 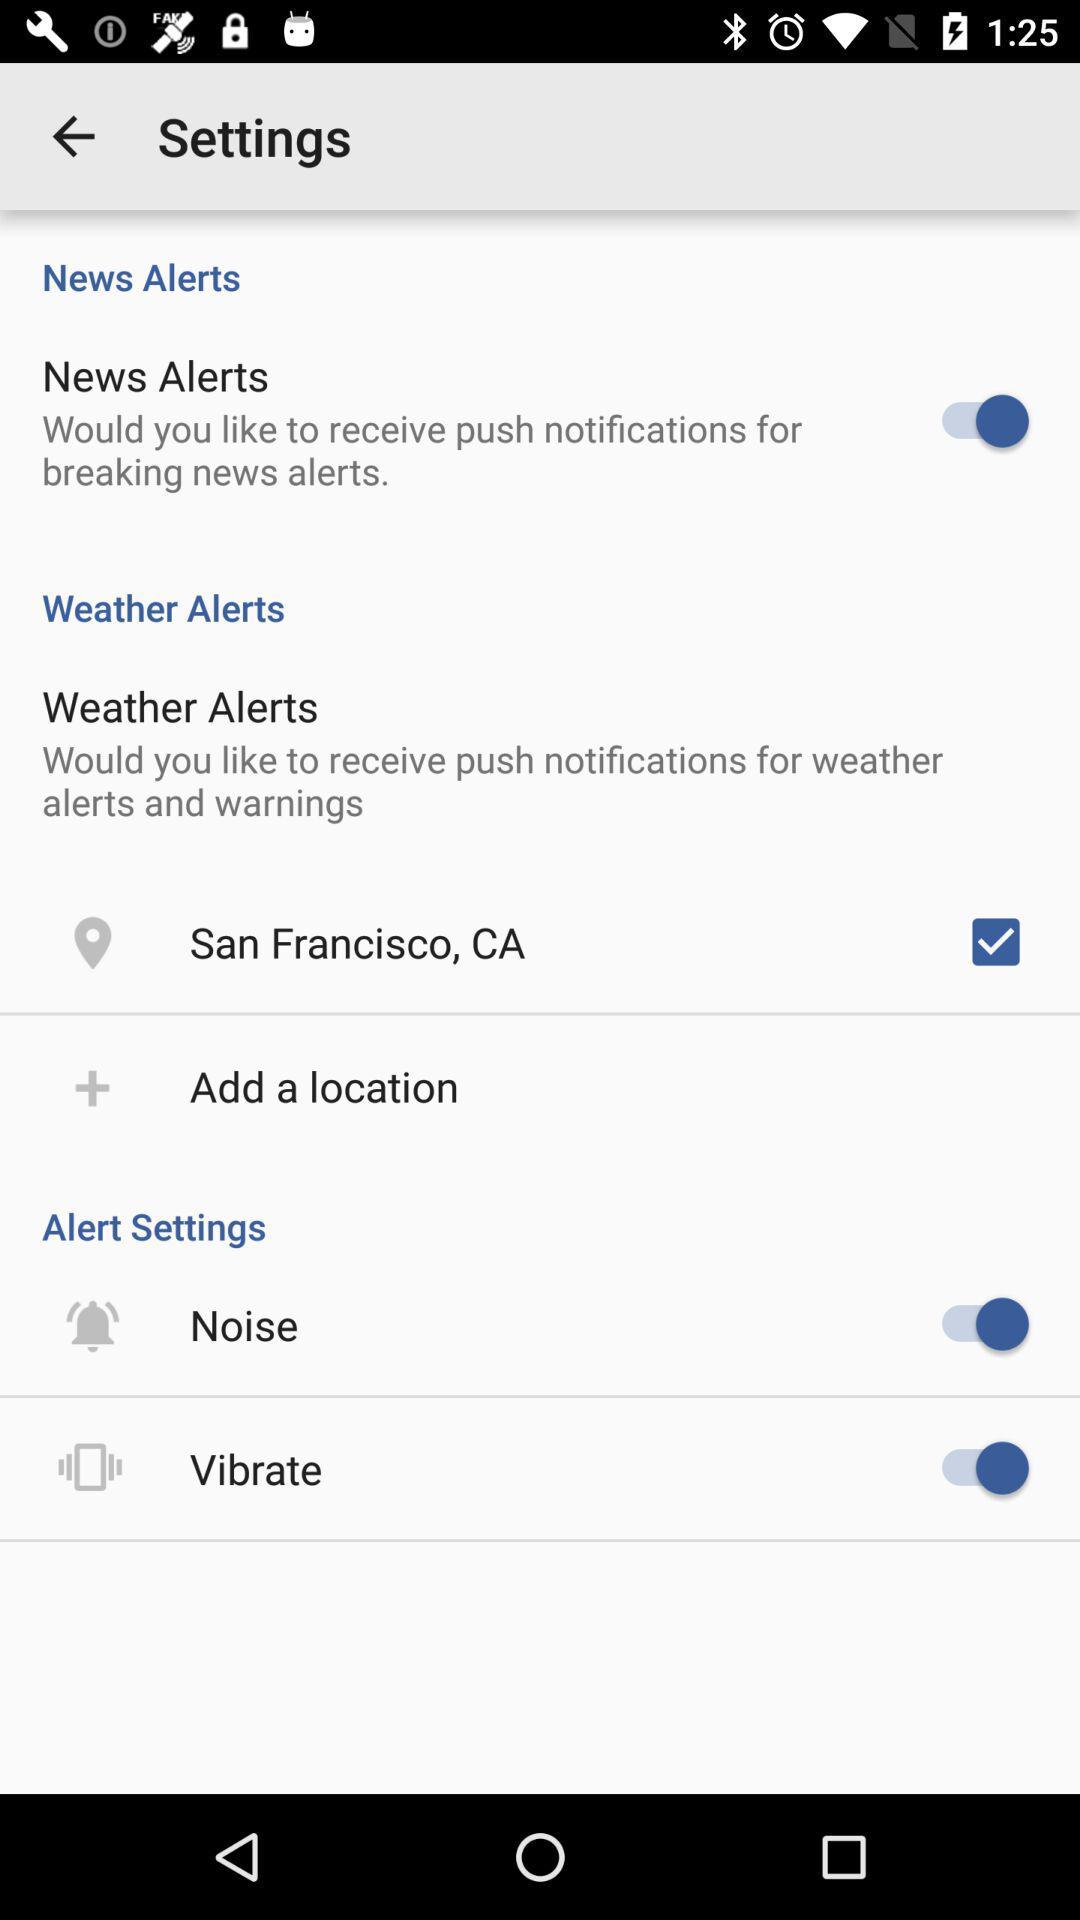 I want to click on icon below would you like item, so click(x=995, y=940).